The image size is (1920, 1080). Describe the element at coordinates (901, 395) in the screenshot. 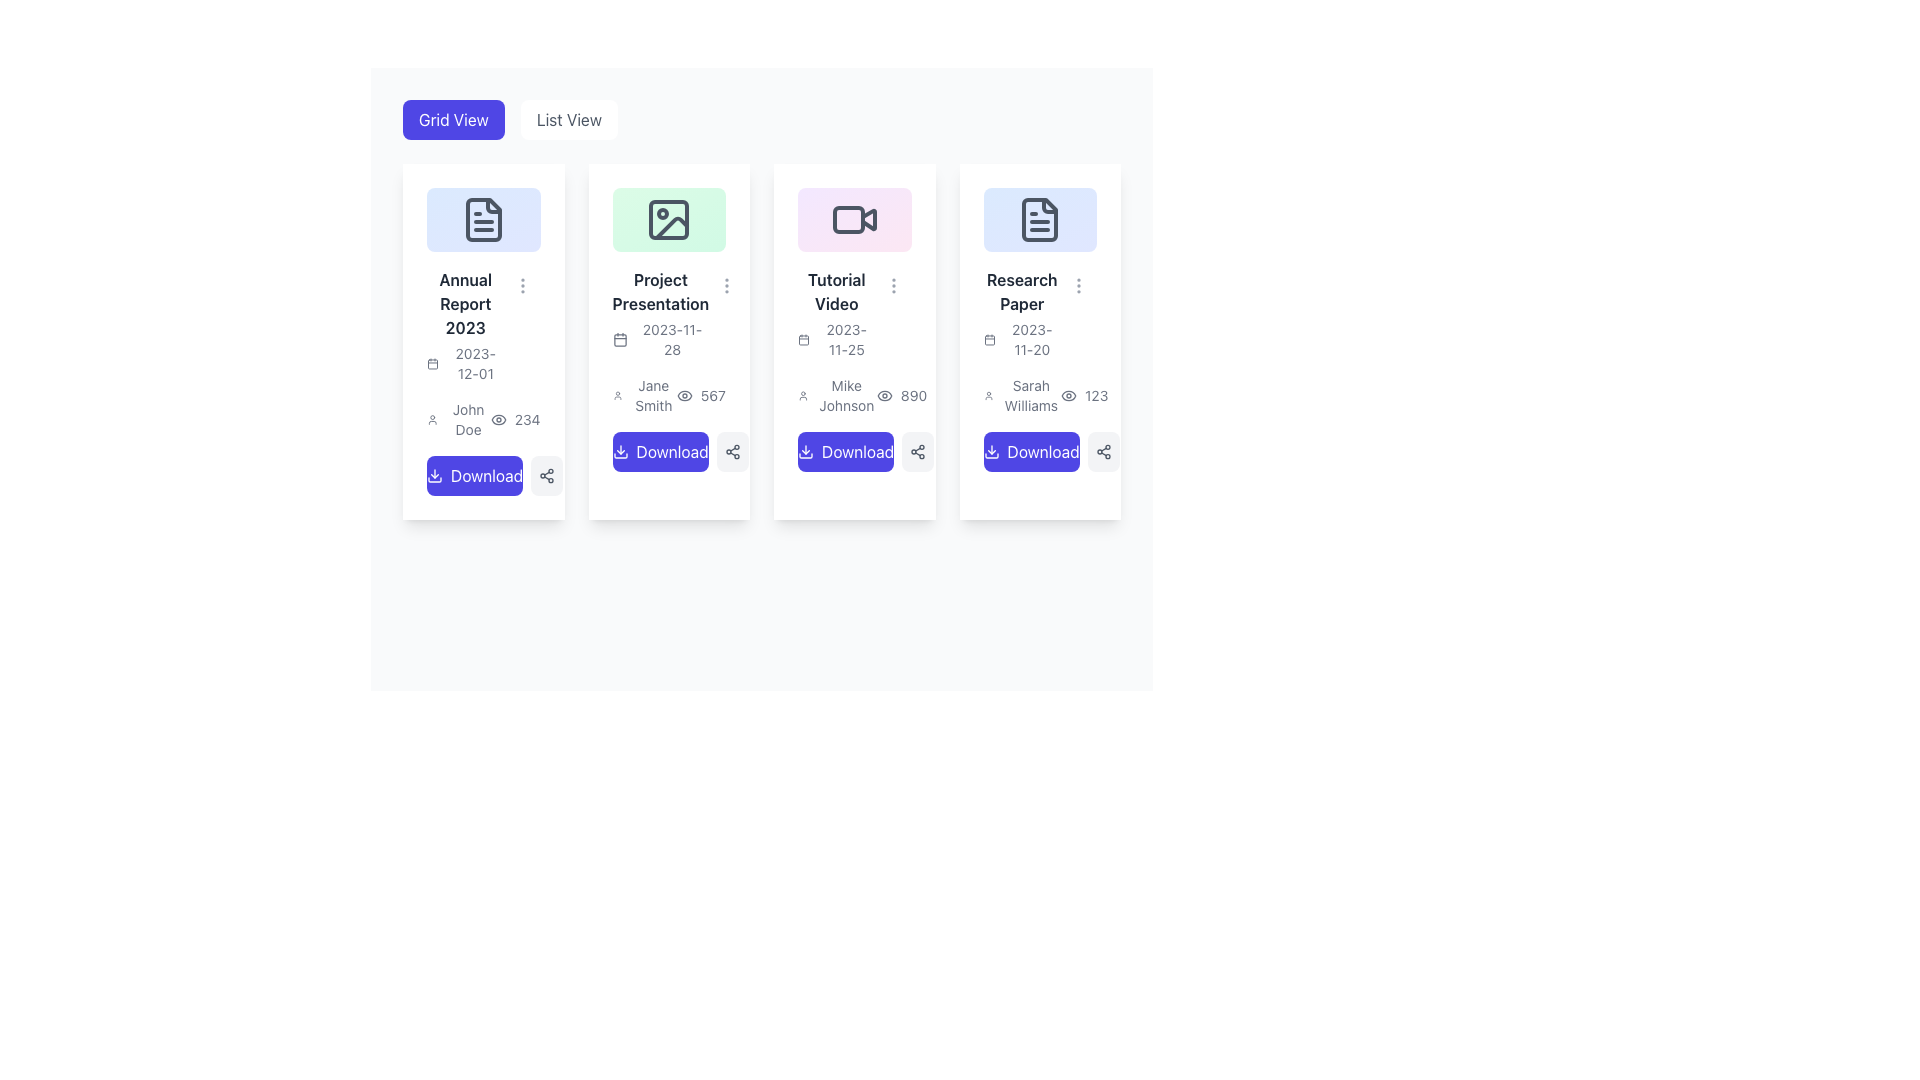

I see `the view count number '890' displayed next to the eye icon in the third card of the grid, which is labeled 'Tutorial Video'` at that location.